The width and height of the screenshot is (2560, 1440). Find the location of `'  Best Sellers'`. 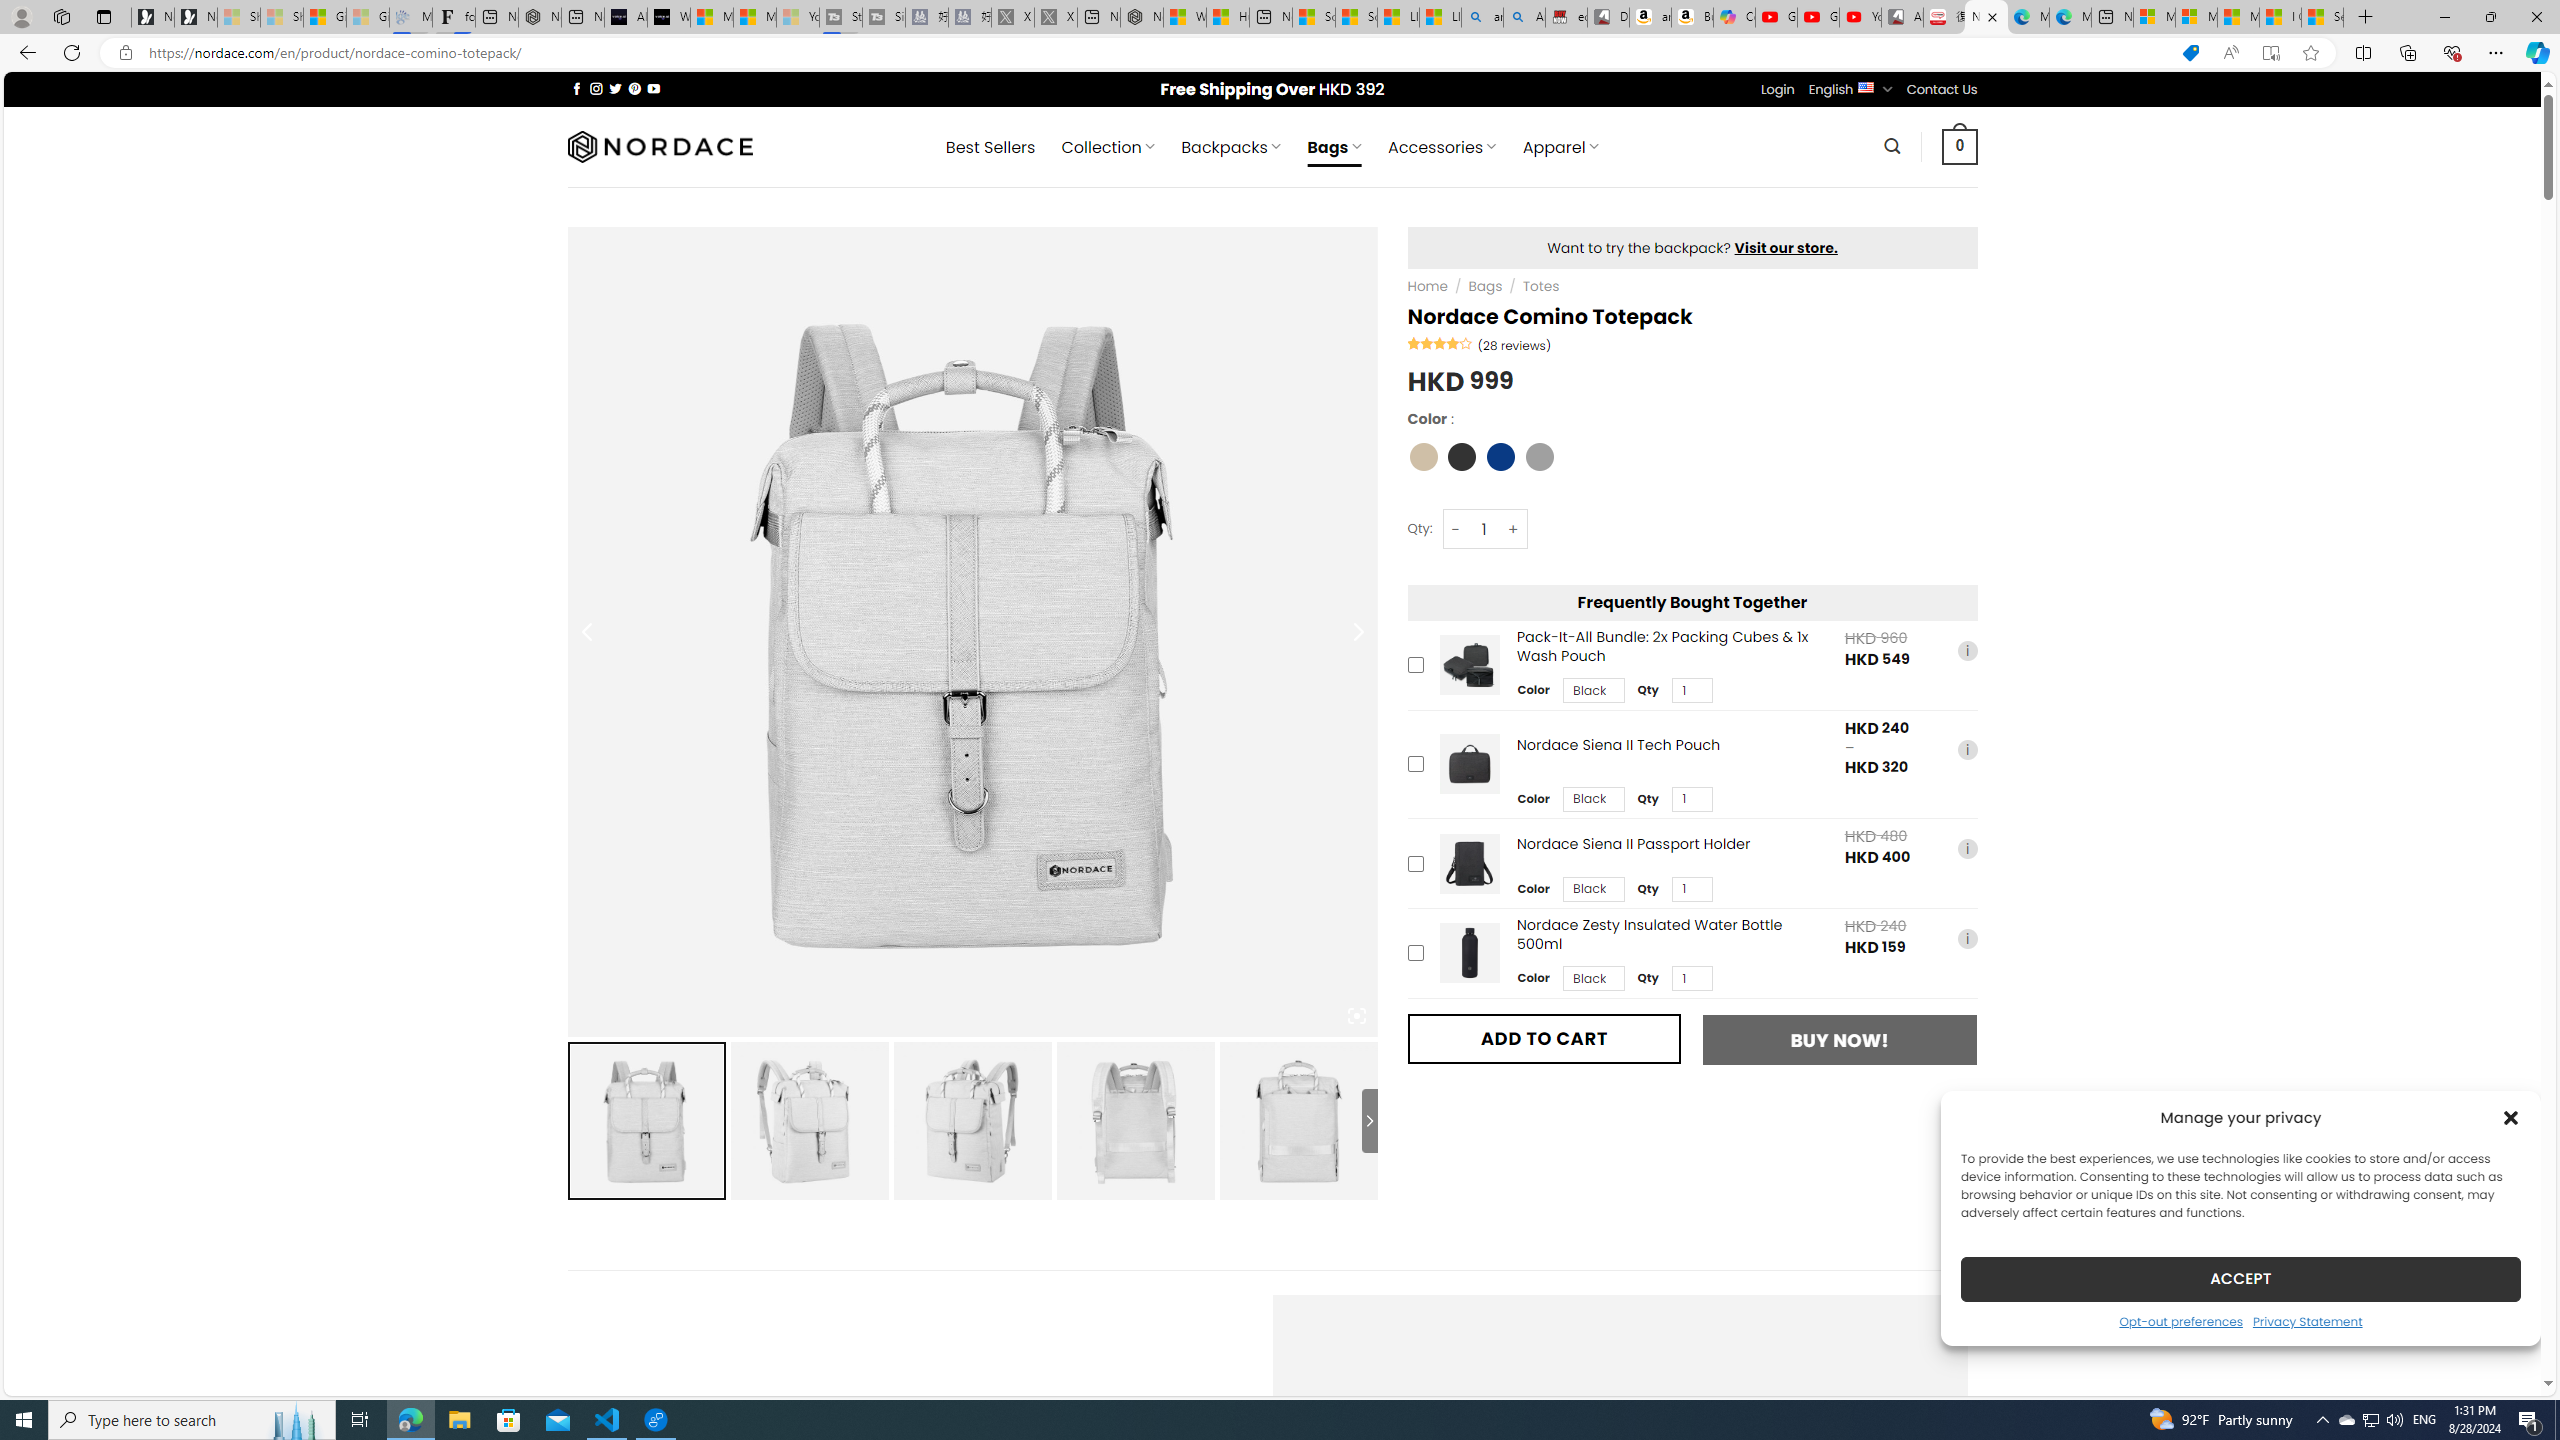

'  Best Sellers' is located at coordinates (990, 146).